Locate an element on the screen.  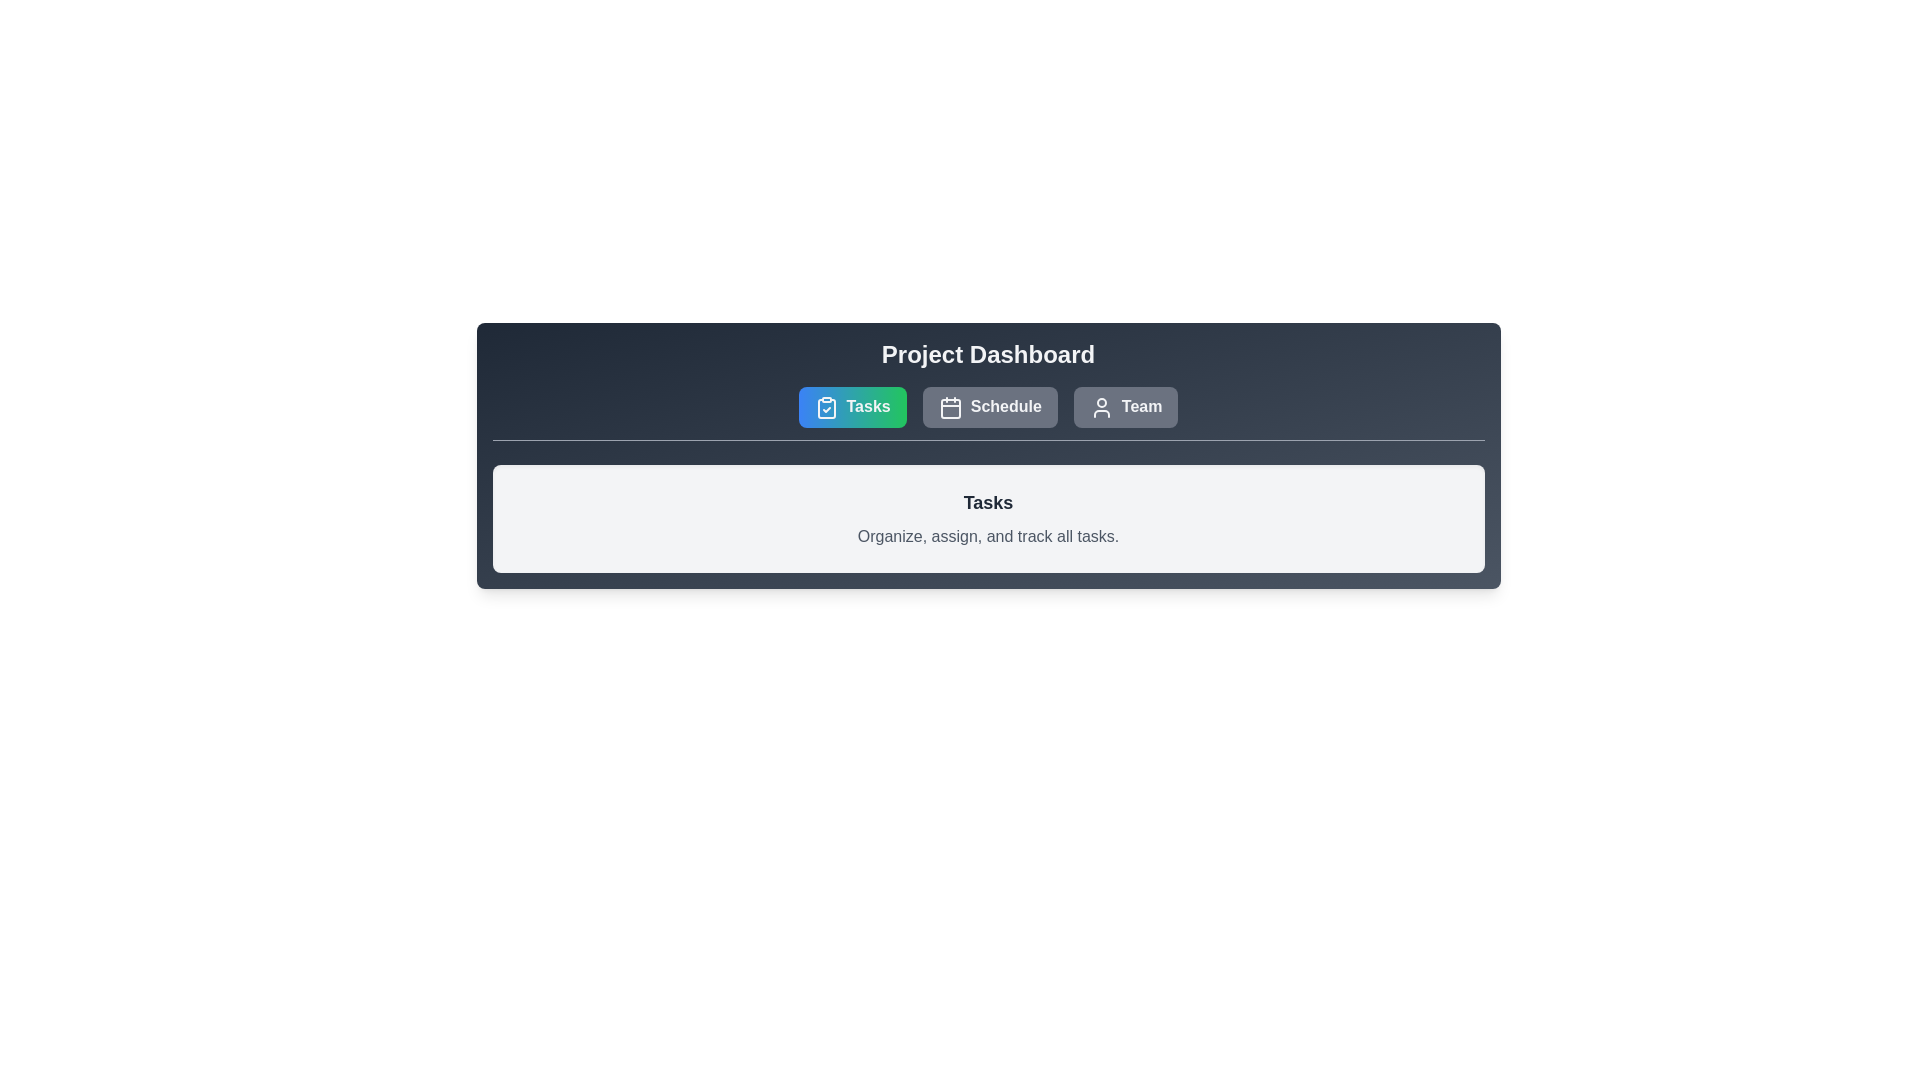
the SVG rectangle that forms the main body of the calendar icon located in the top UI section labeled 'Schedule' is located at coordinates (949, 407).